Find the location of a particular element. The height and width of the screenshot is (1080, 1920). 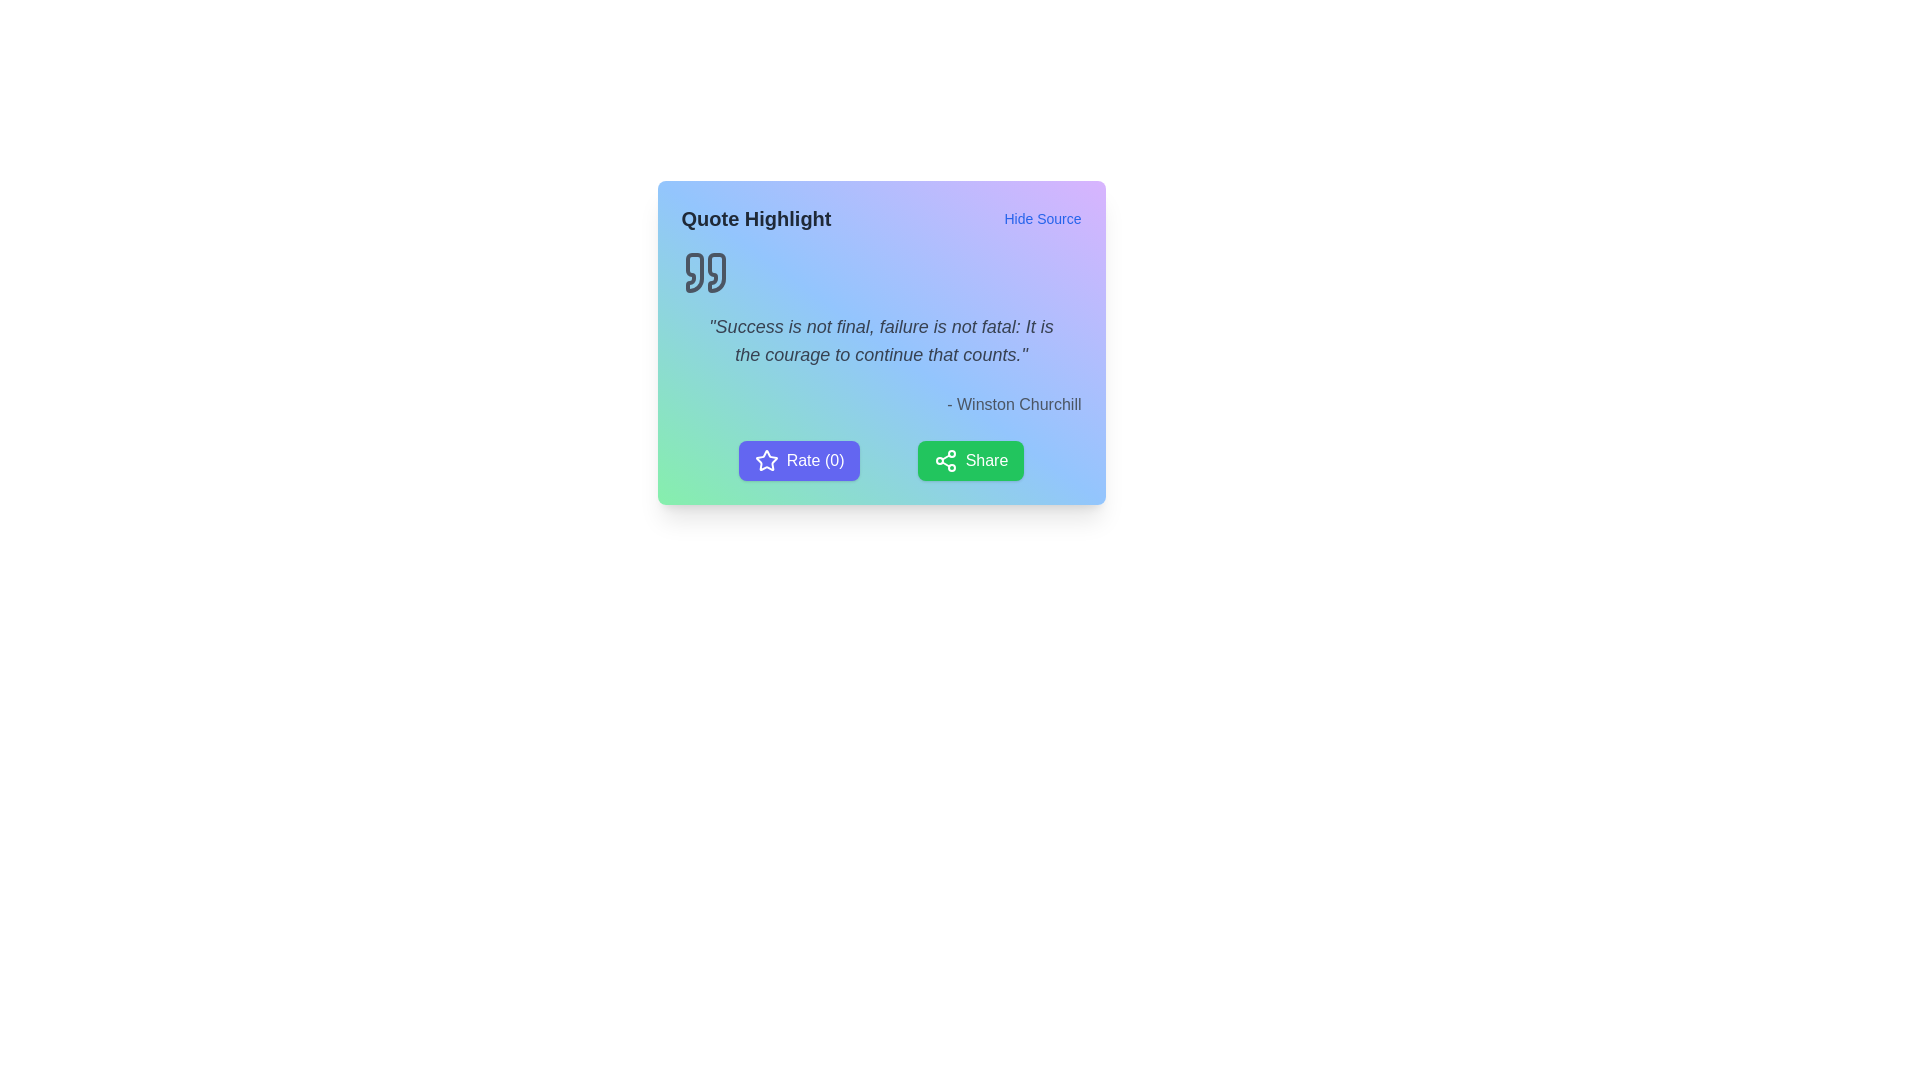

the decorative icon located at the top-left corner of the quoted text card, which emphasizes the beginning of a quote is located at coordinates (705, 273).